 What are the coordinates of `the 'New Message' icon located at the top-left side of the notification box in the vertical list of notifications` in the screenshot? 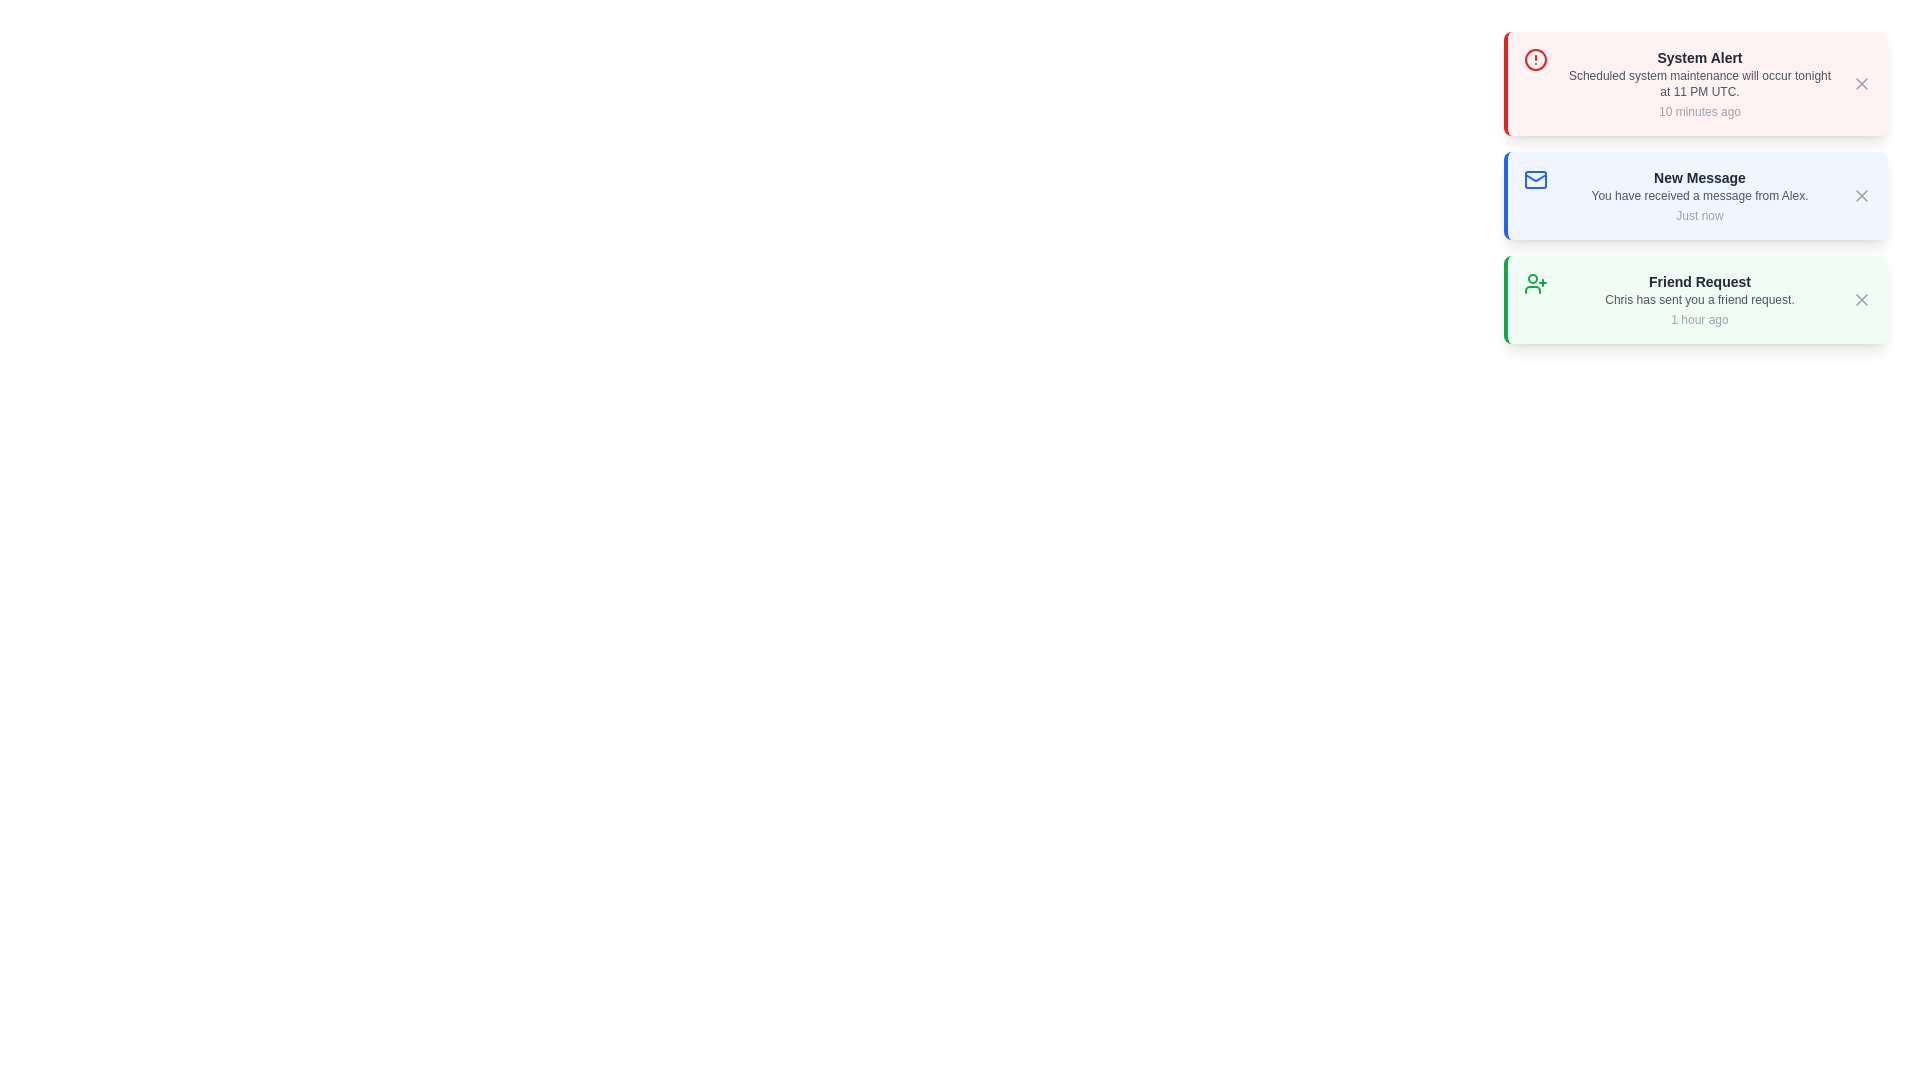 It's located at (1535, 180).